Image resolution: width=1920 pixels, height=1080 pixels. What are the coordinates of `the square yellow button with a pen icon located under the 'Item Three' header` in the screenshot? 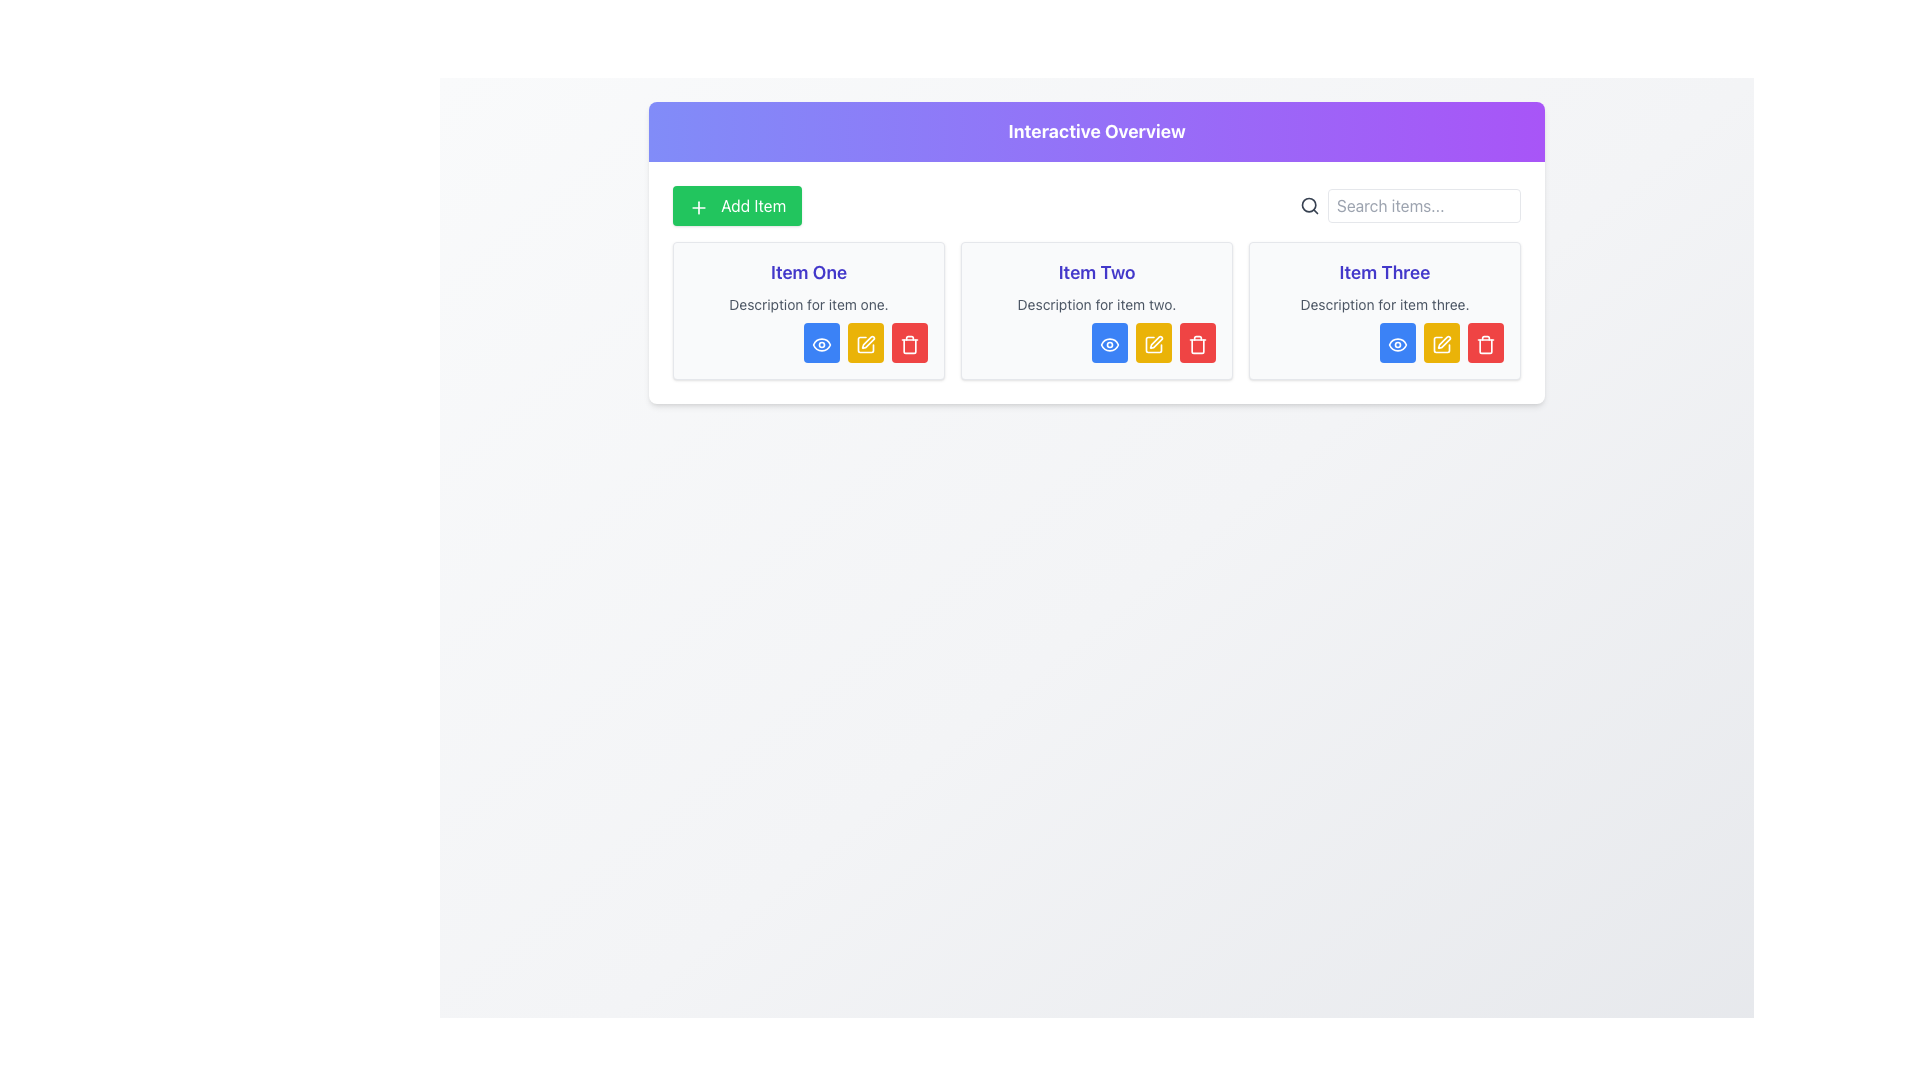 It's located at (1441, 342).